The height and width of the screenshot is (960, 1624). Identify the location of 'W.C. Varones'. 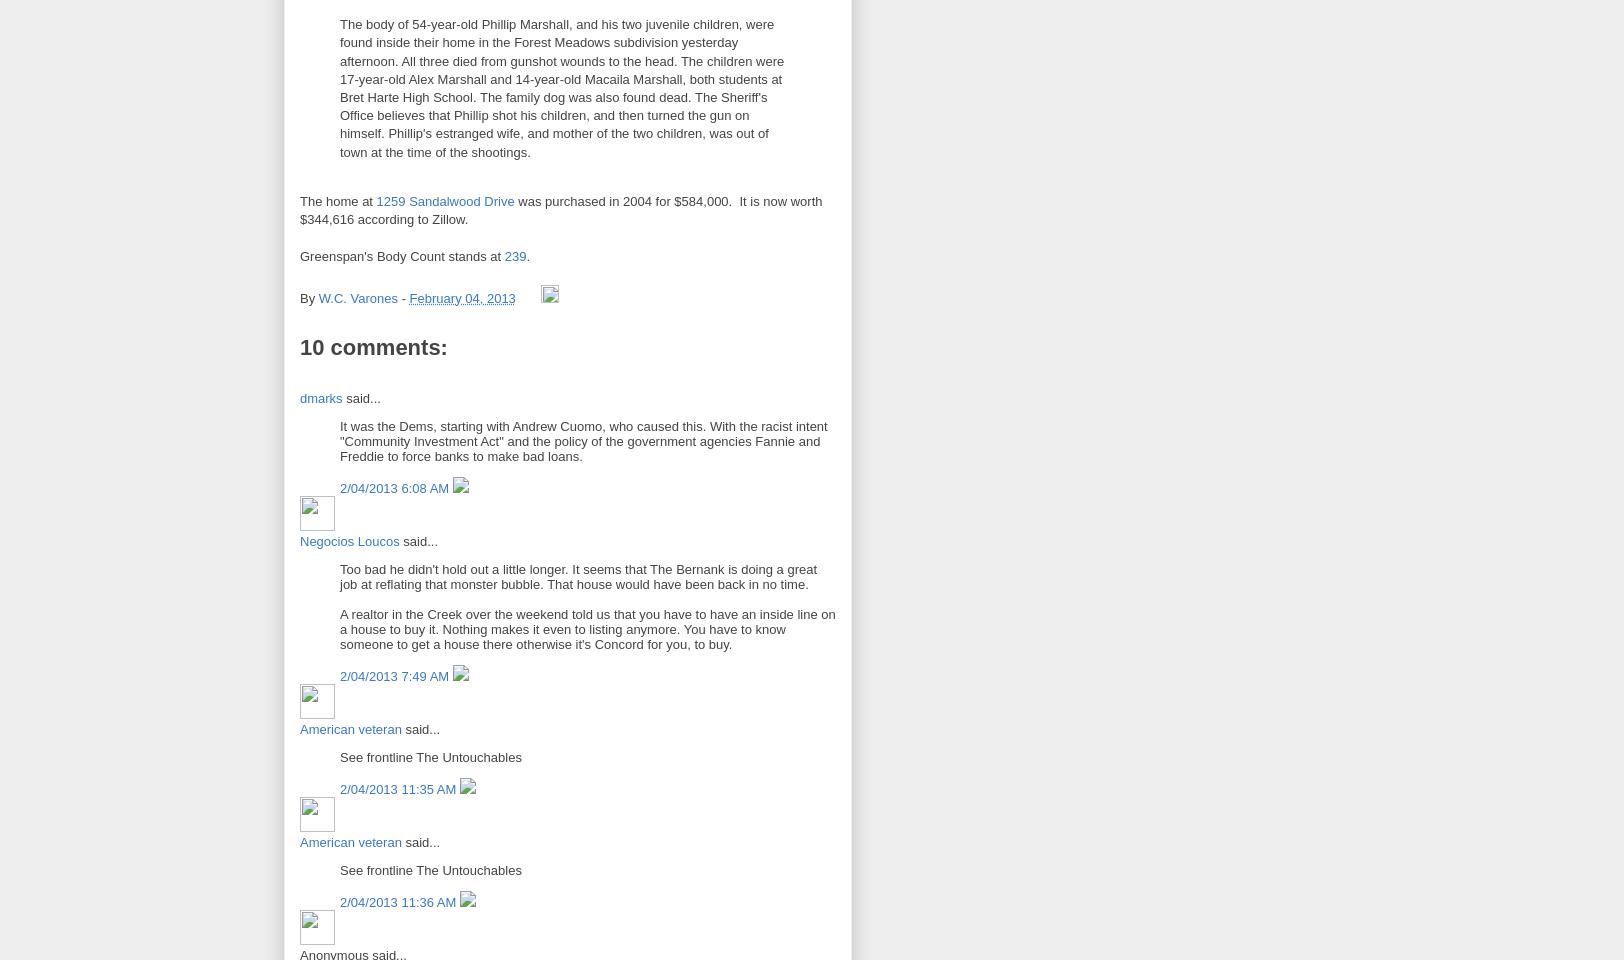
(357, 297).